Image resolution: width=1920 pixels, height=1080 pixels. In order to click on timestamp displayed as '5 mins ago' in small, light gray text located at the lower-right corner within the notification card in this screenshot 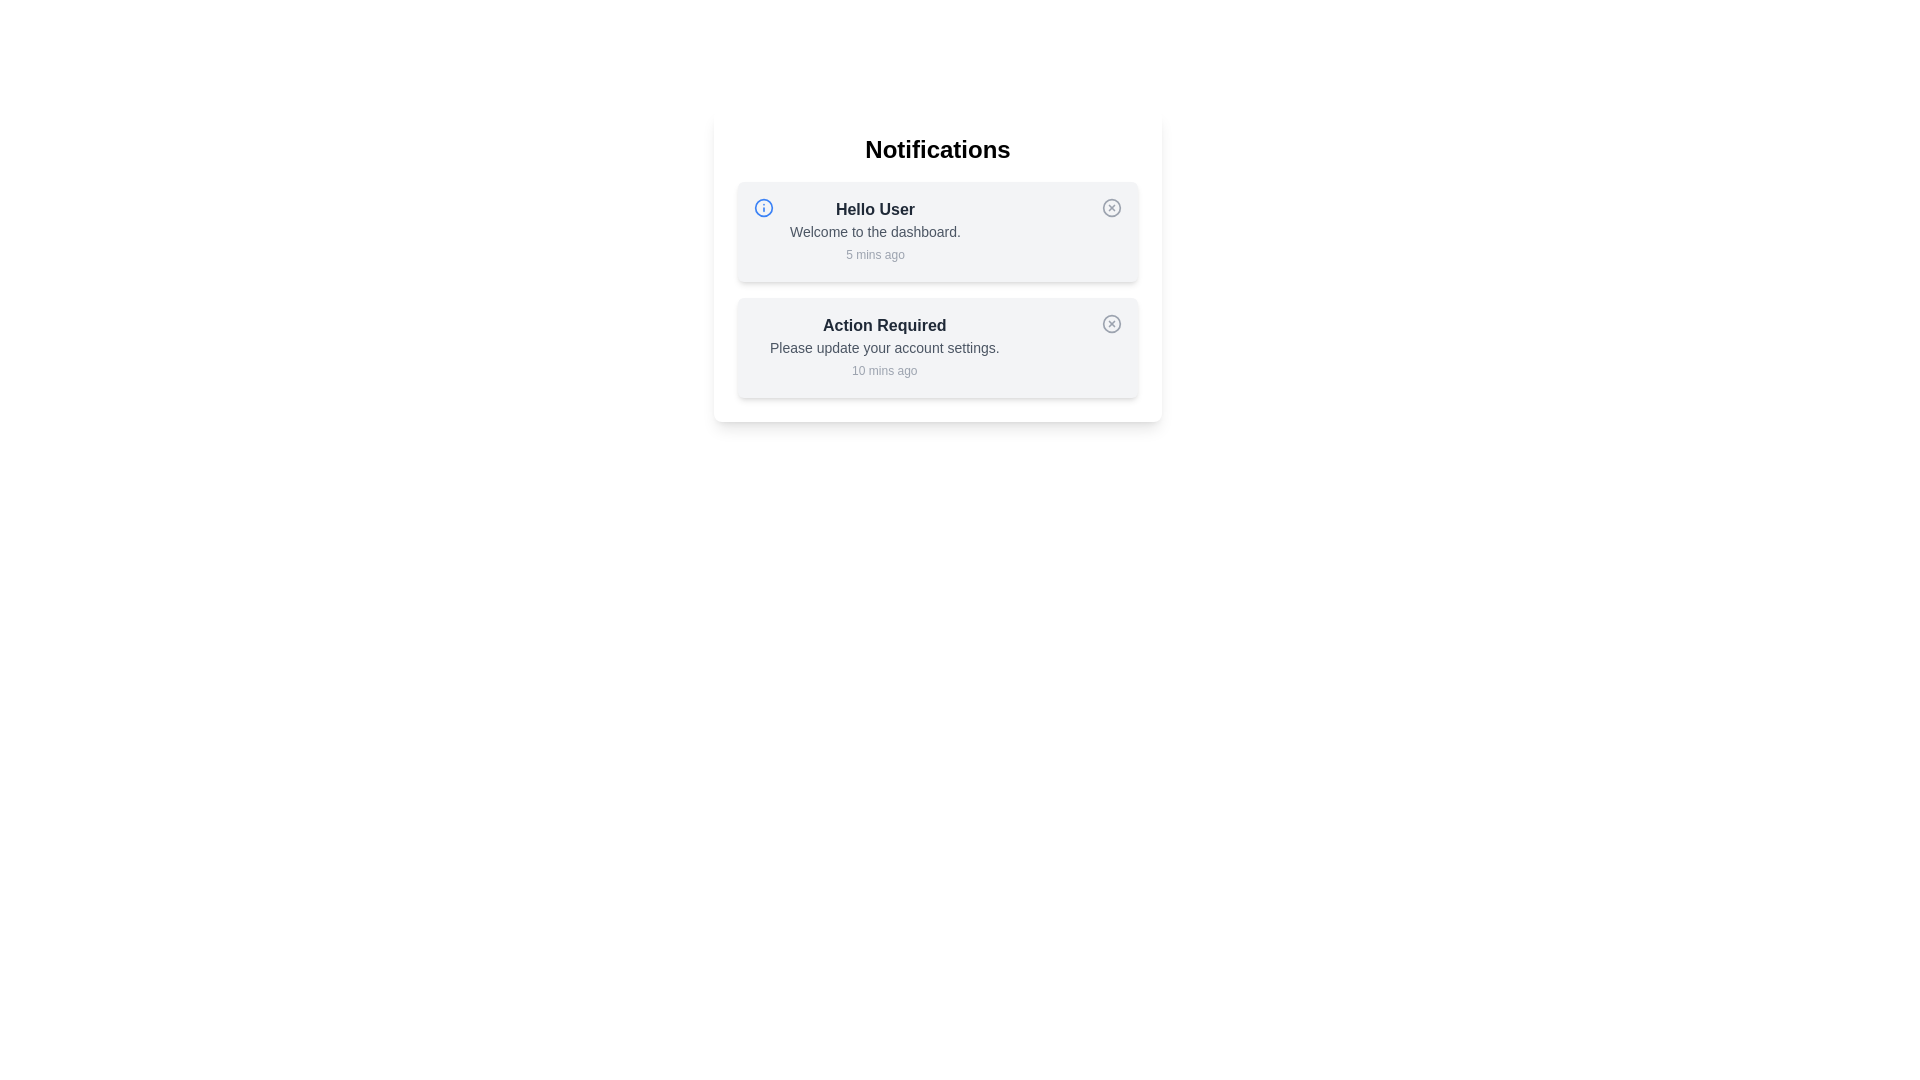, I will do `click(875, 253)`.